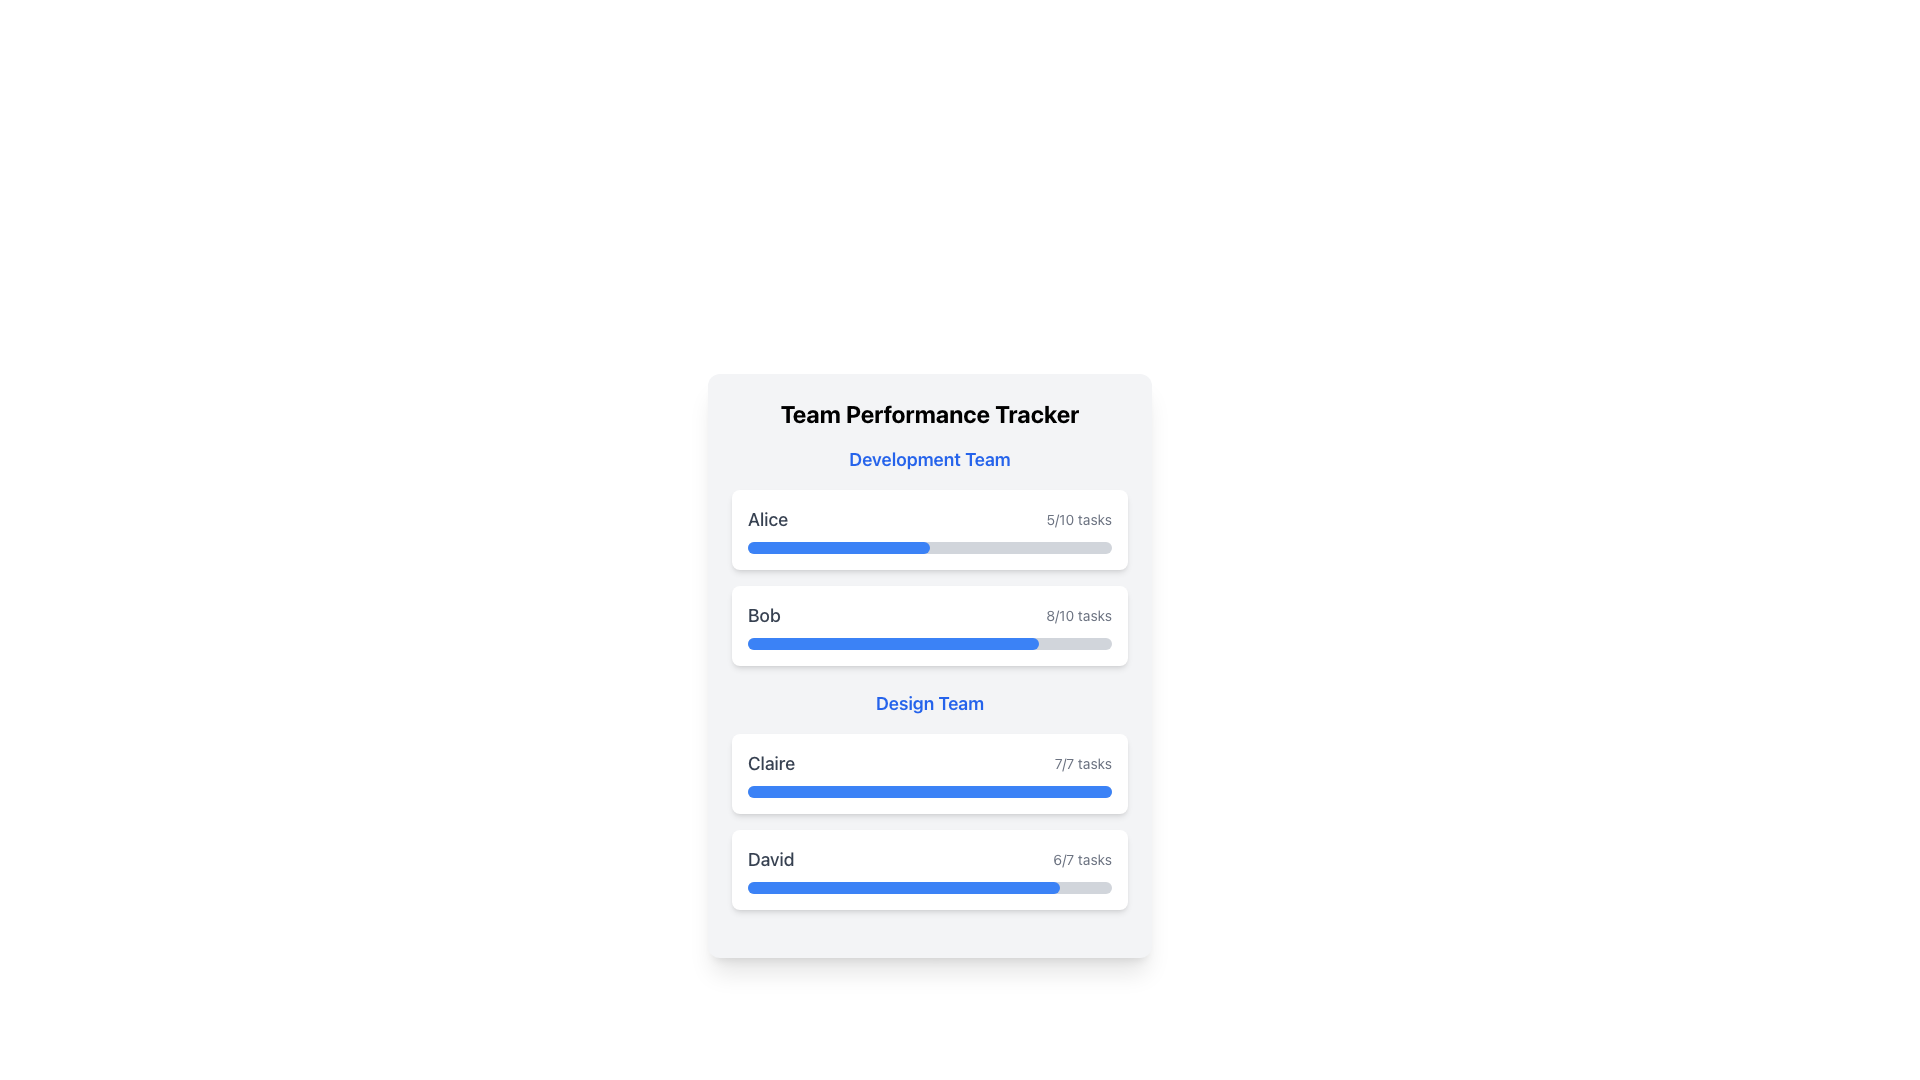 The height and width of the screenshot is (1080, 1920). I want to click on the Text Label that identifies the team member 'Alice' located in the upper-left section of the horizontal group, so click(767, 519).